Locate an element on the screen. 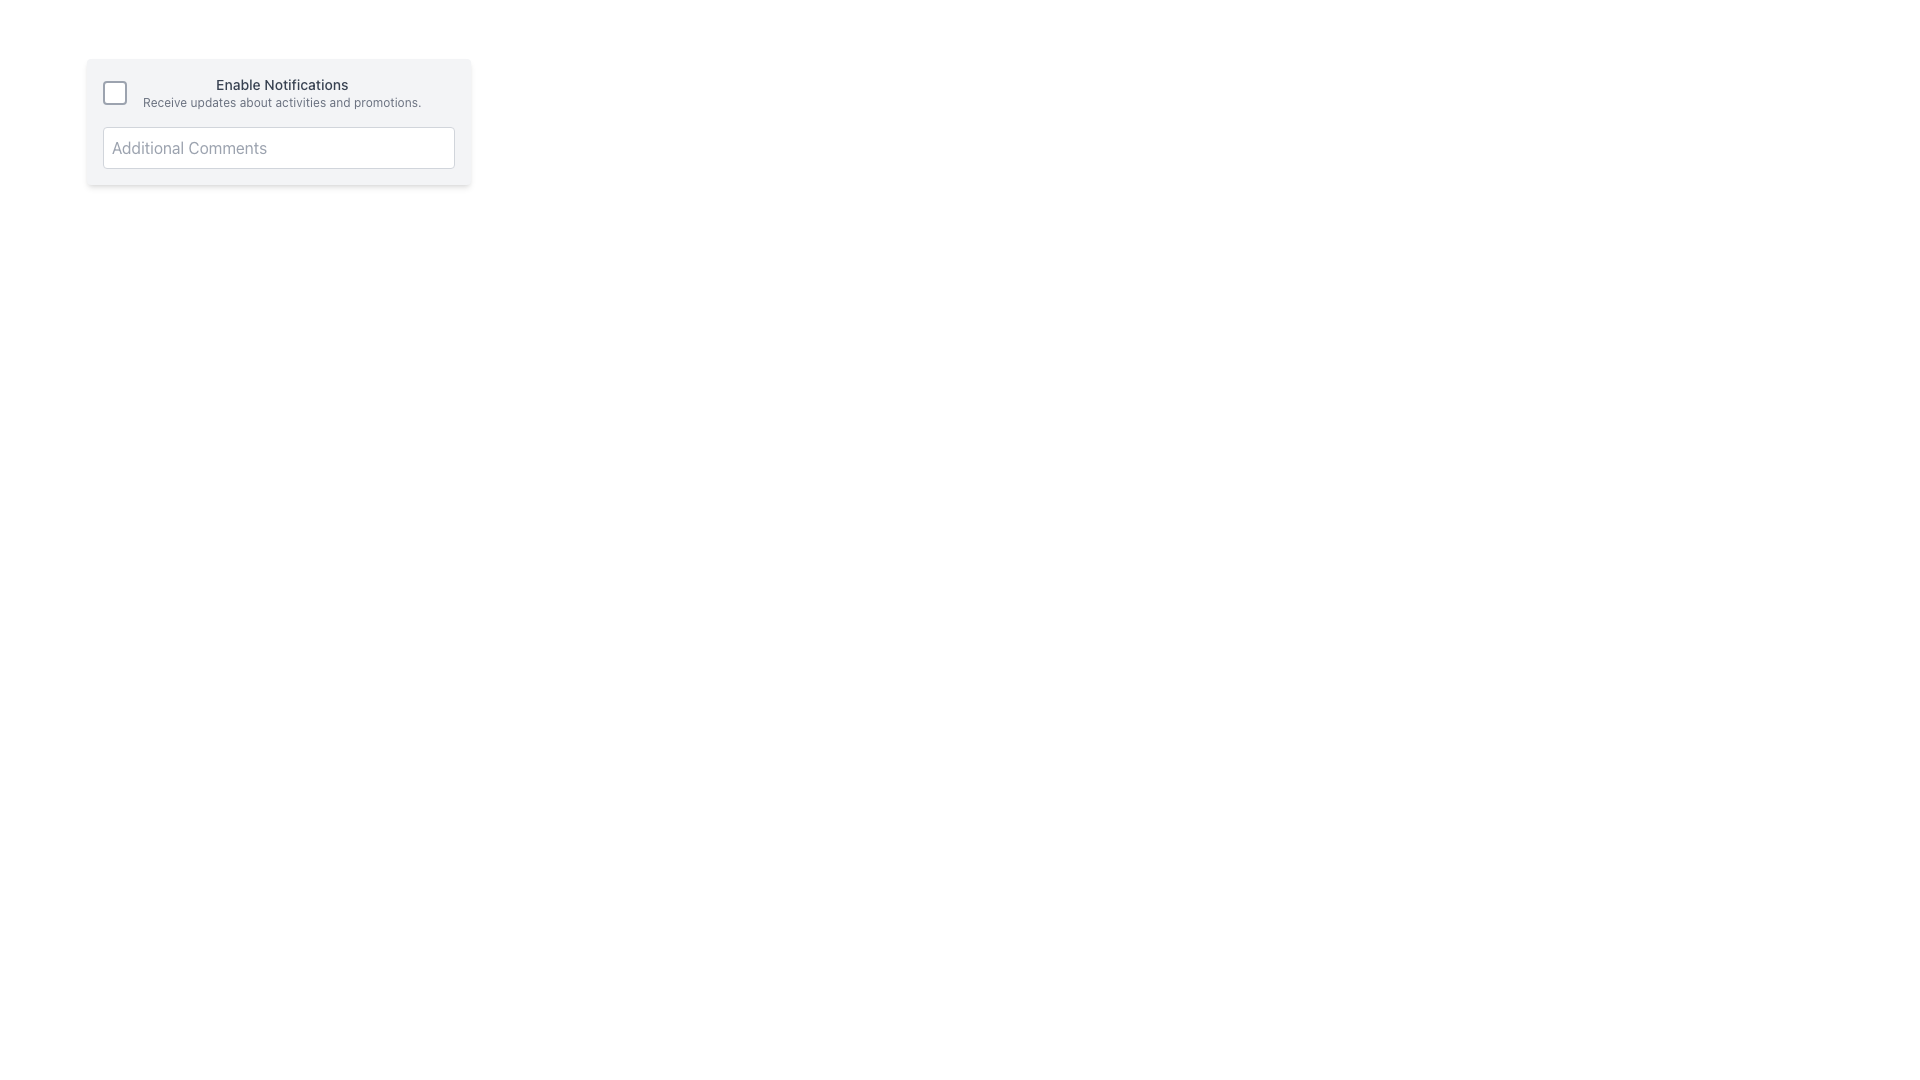  informational Text Label located below the 'Enable Notifications' heading to understand its details is located at coordinates (281, 103).